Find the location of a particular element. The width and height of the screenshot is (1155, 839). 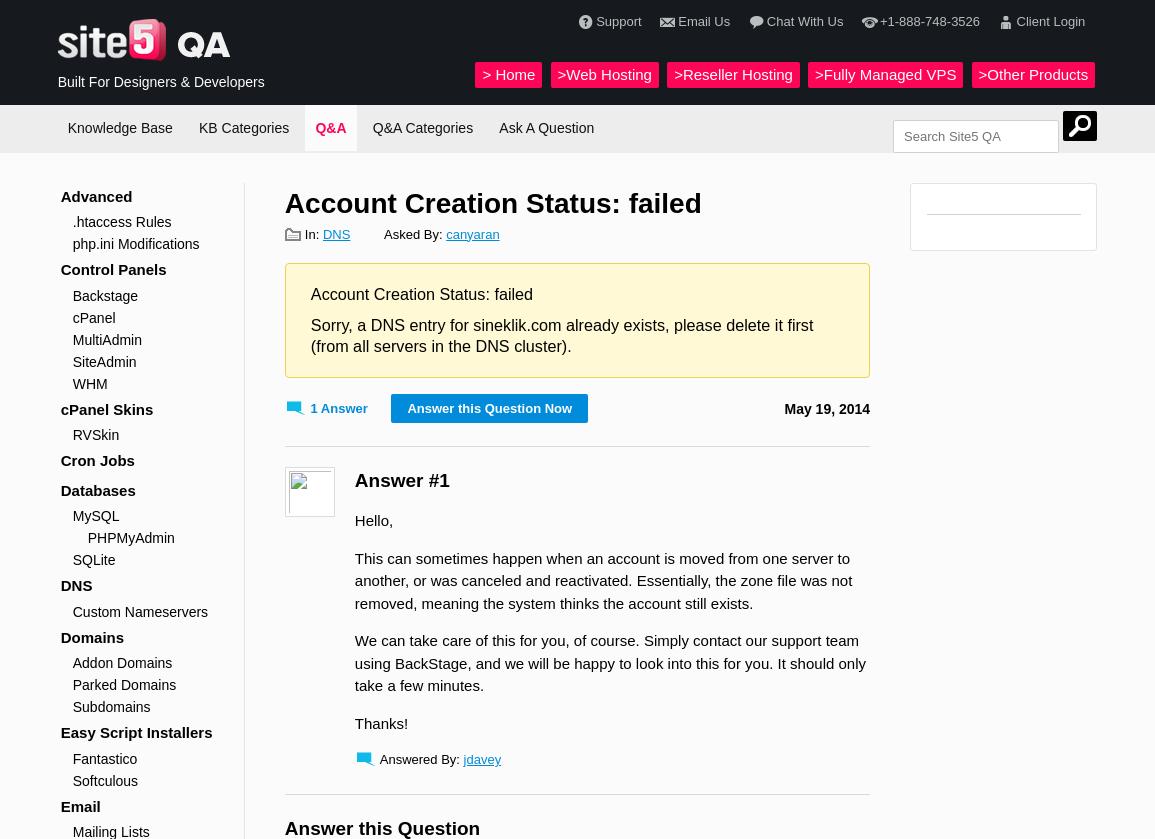

'Softculous' is located at coordinates (104, 779).